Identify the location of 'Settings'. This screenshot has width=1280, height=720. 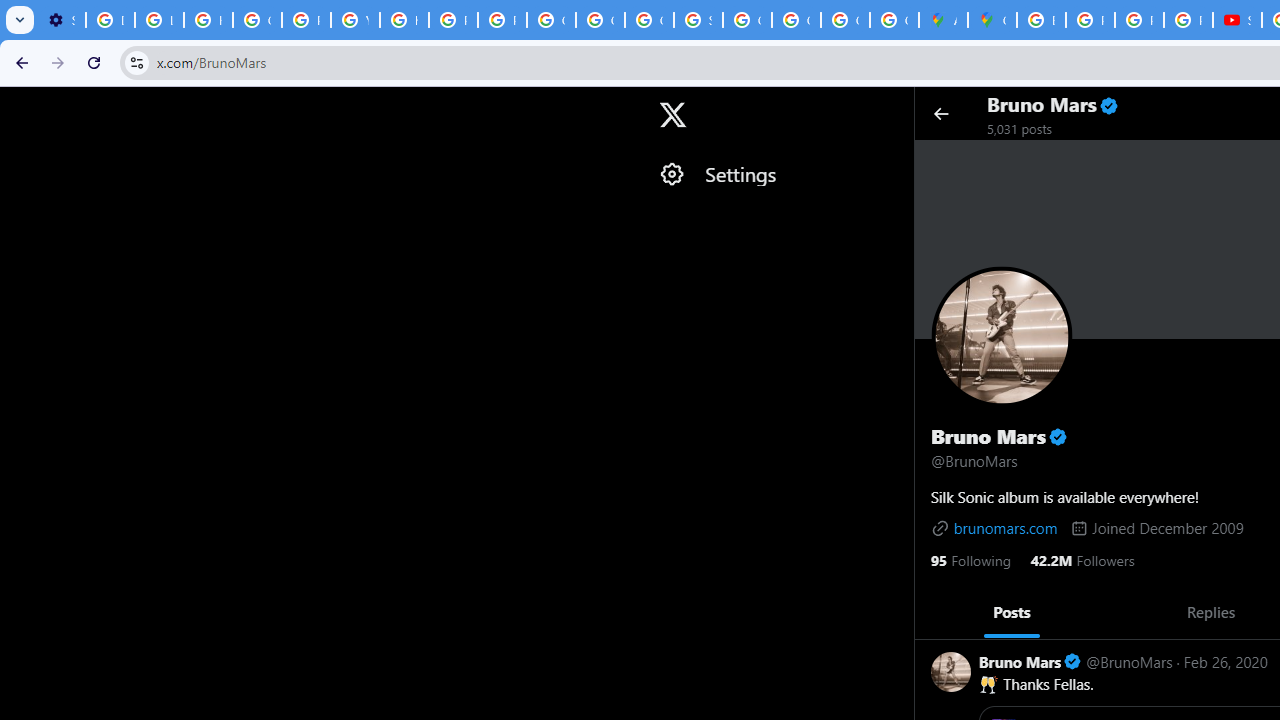
(775, 173).